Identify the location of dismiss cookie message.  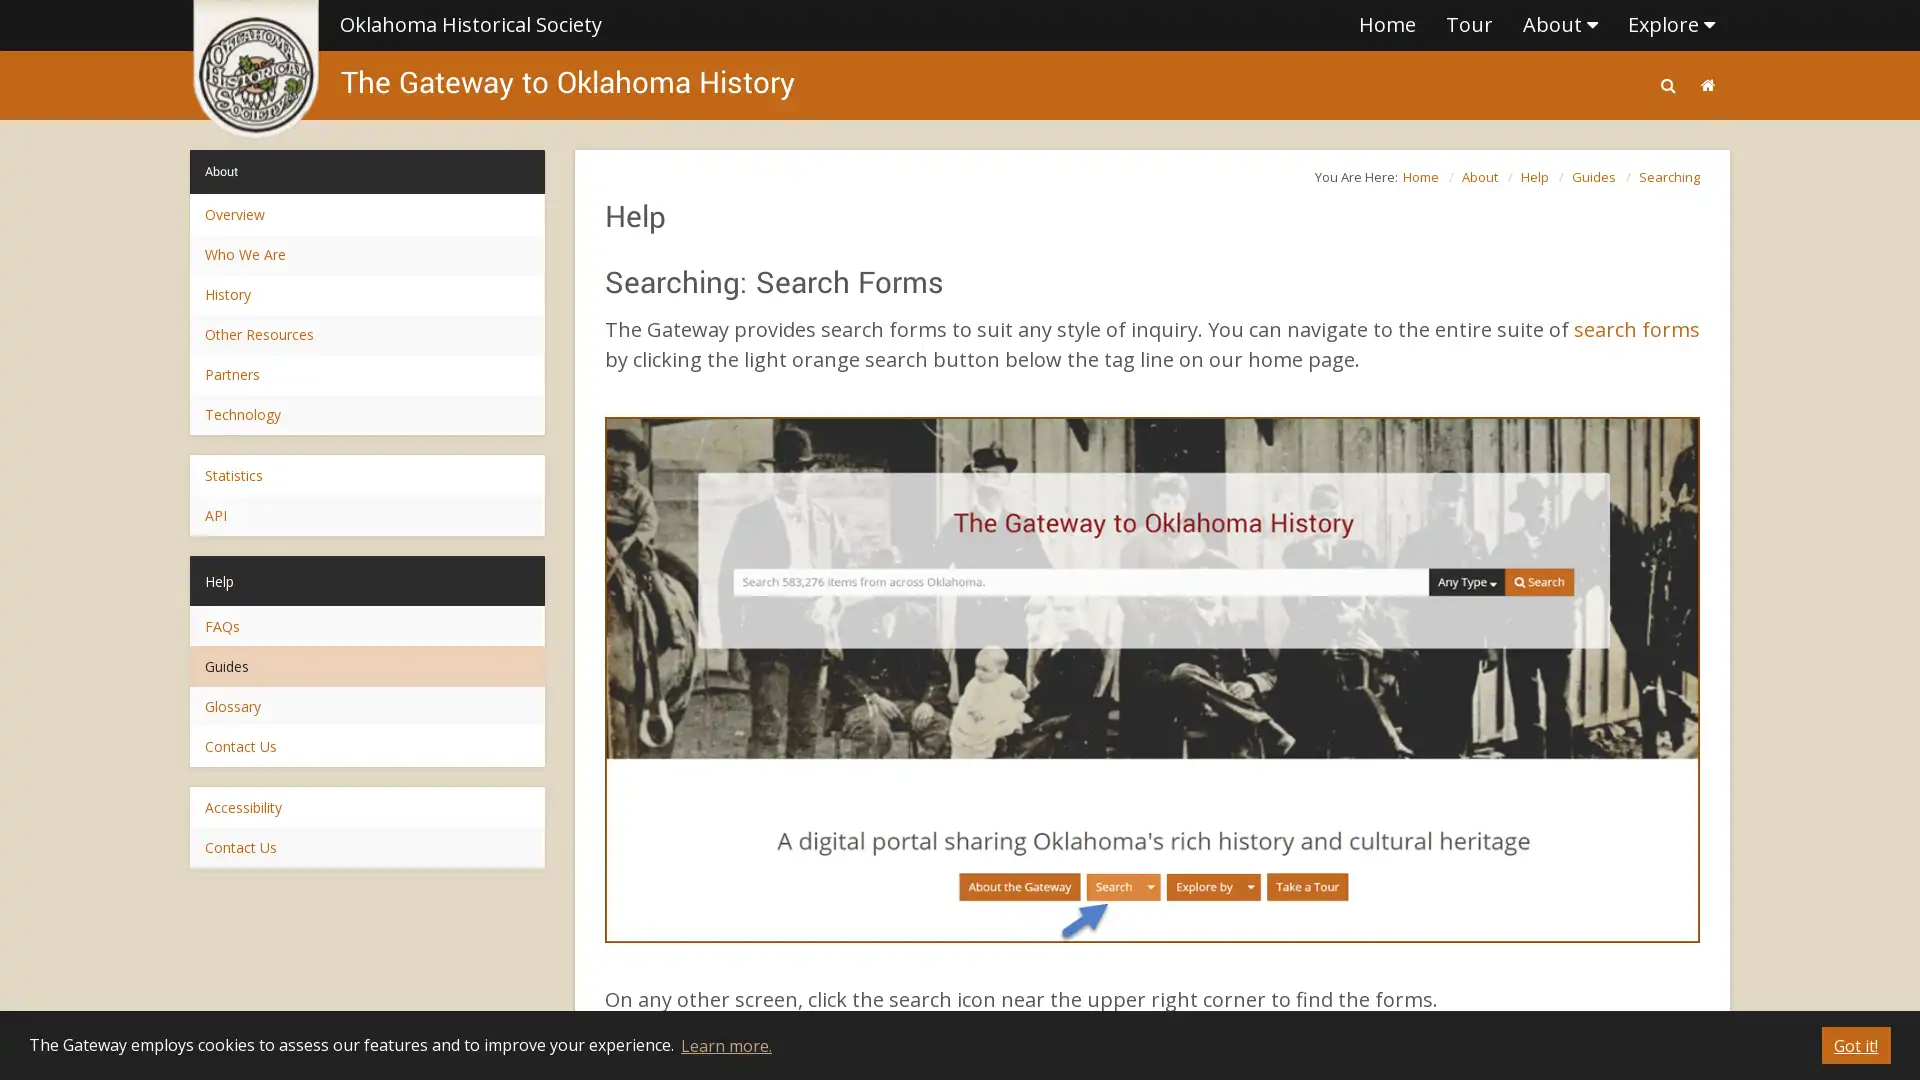
(1855, 1044).